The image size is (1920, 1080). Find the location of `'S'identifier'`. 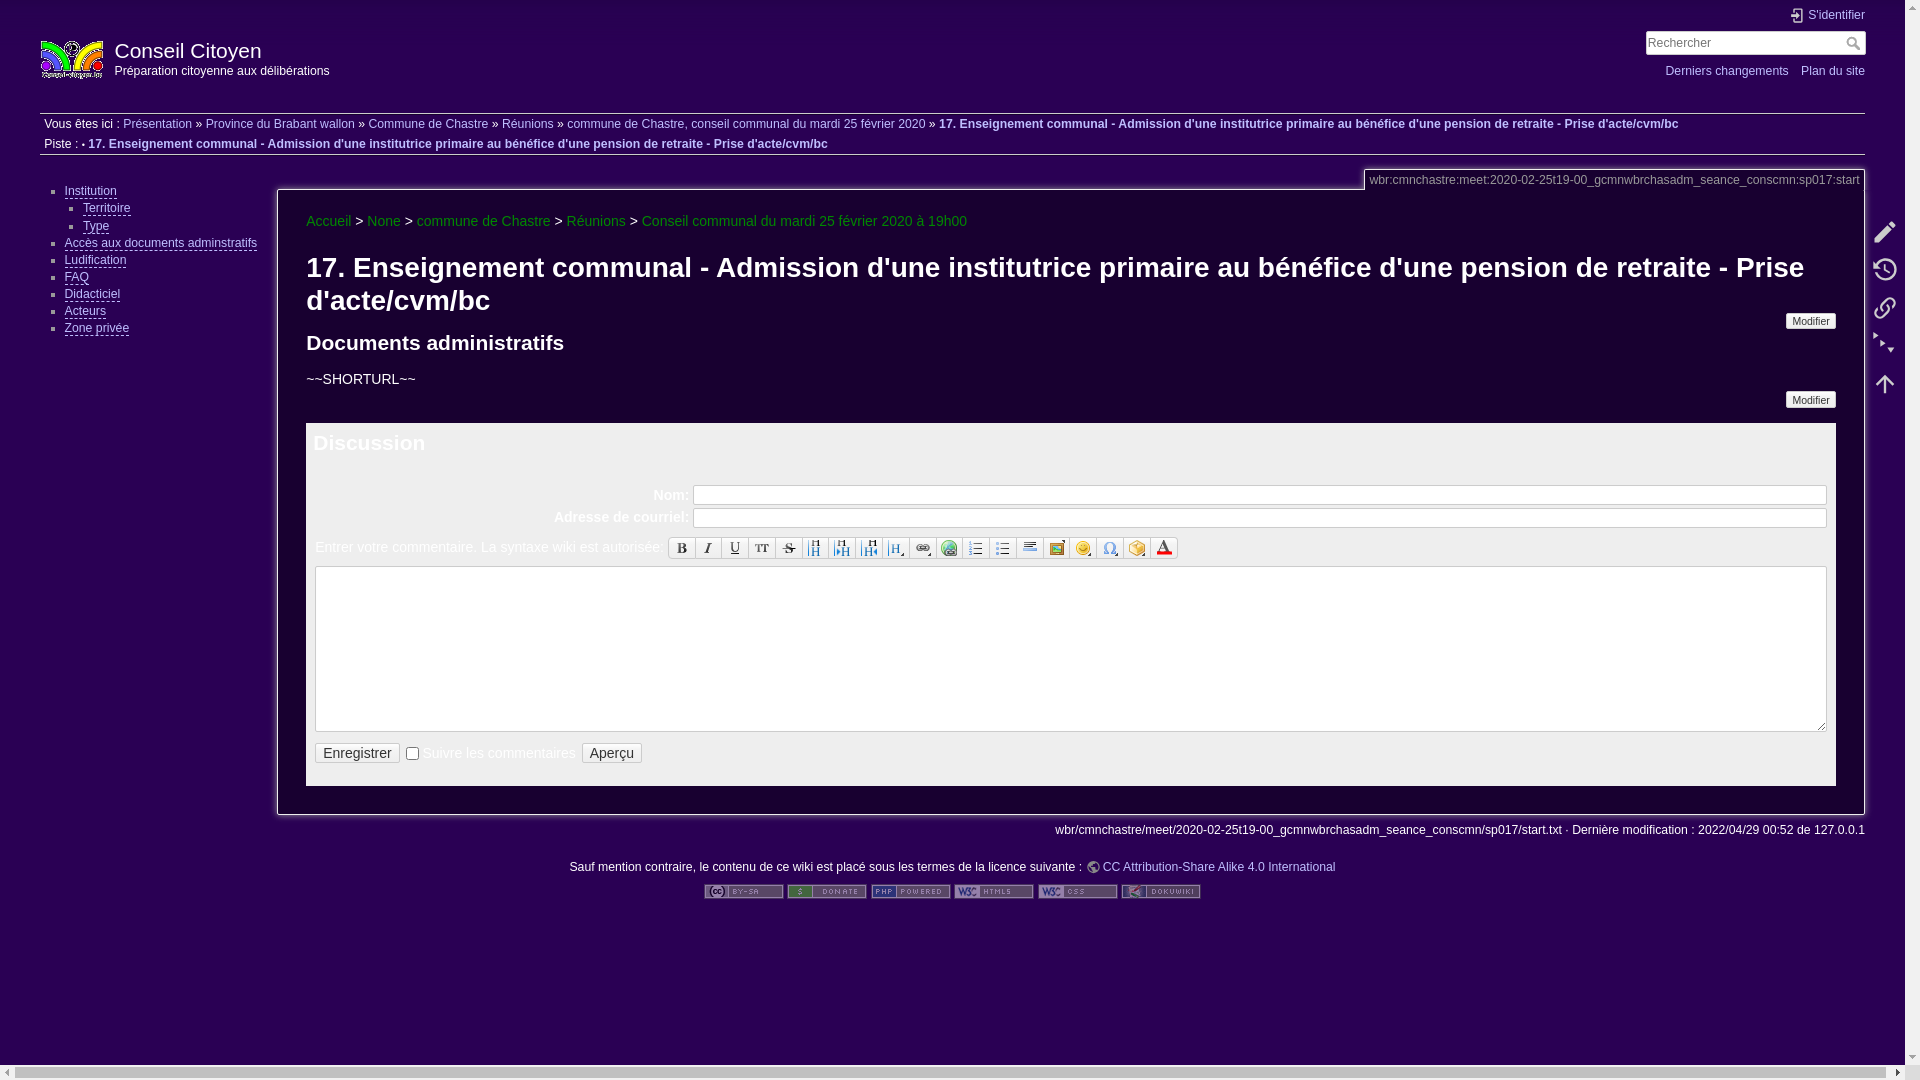

'S'identifier' is located at coordinates (1827, 15).